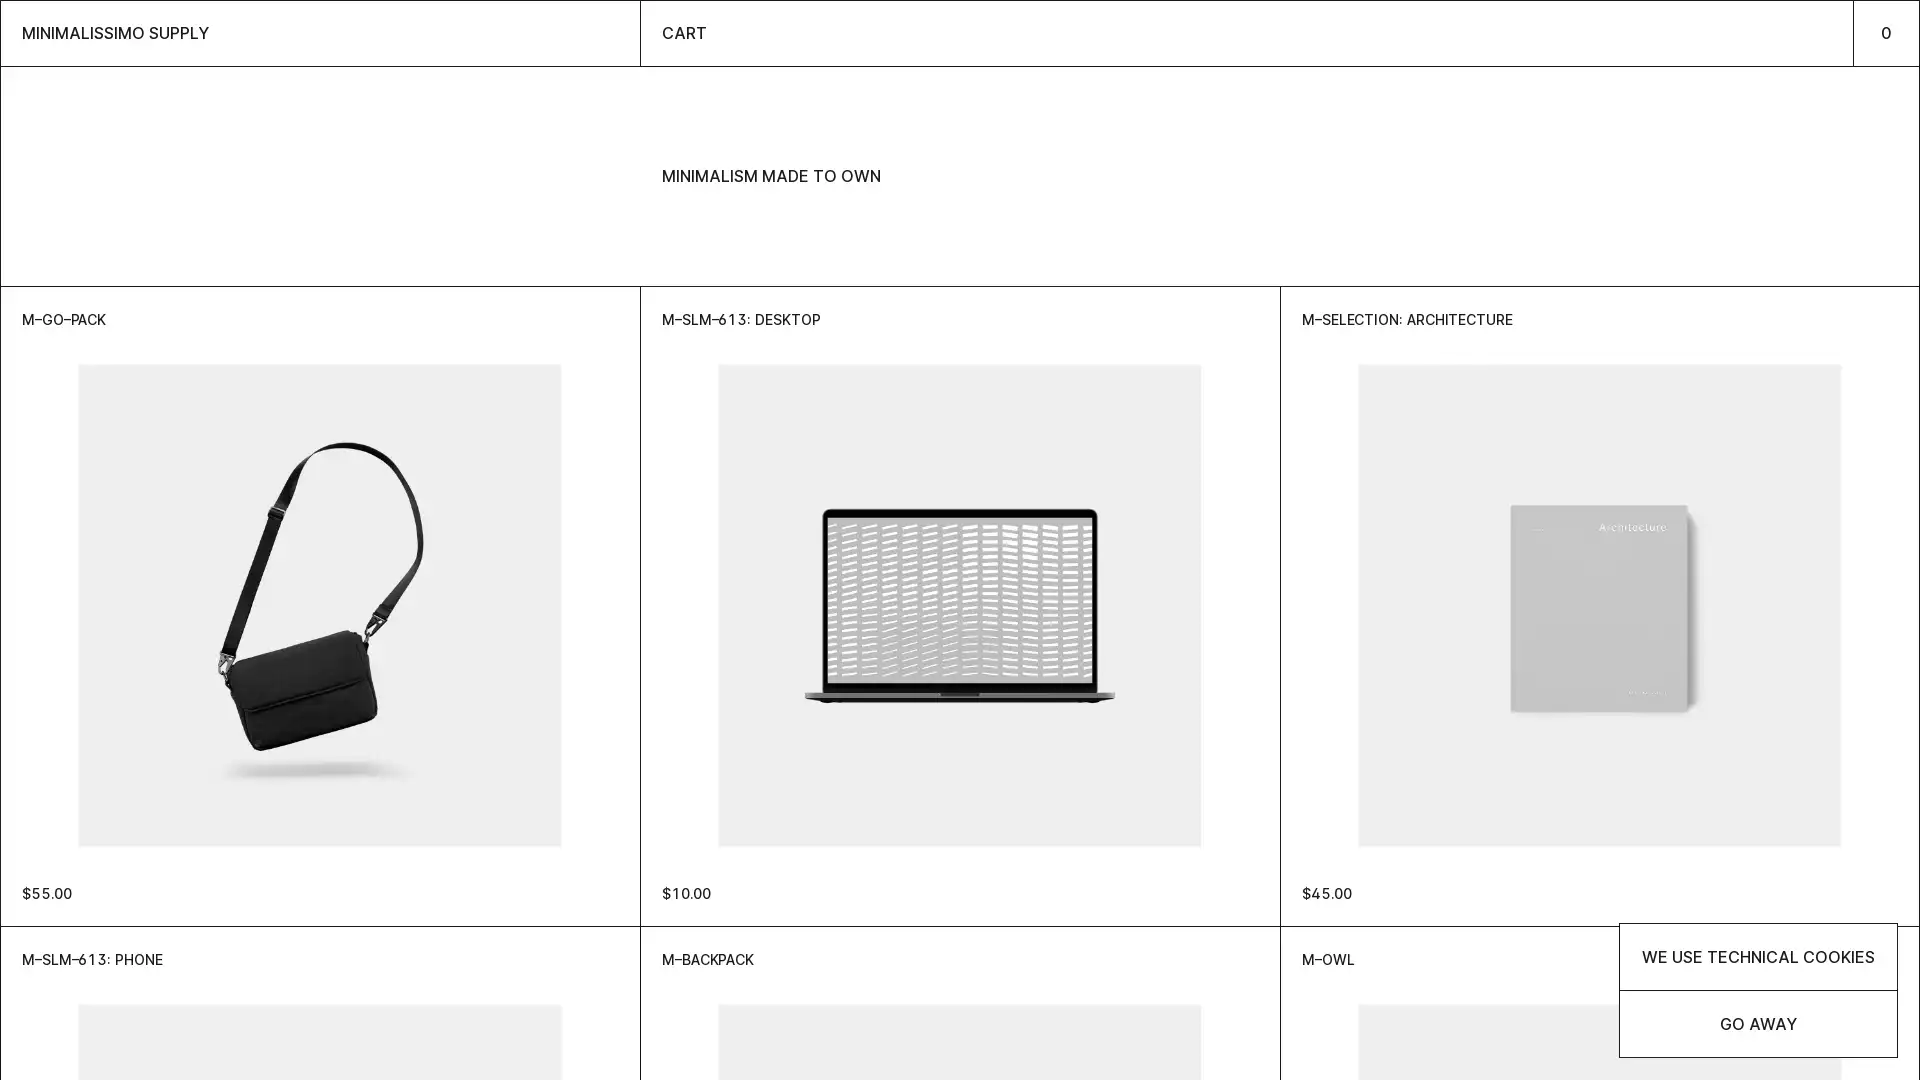 The height and width of the screenshot is (1080, 1920). Describe the element at coordinates (1757, 1023) in the screenshot. I see `GO AWAY` at that location.